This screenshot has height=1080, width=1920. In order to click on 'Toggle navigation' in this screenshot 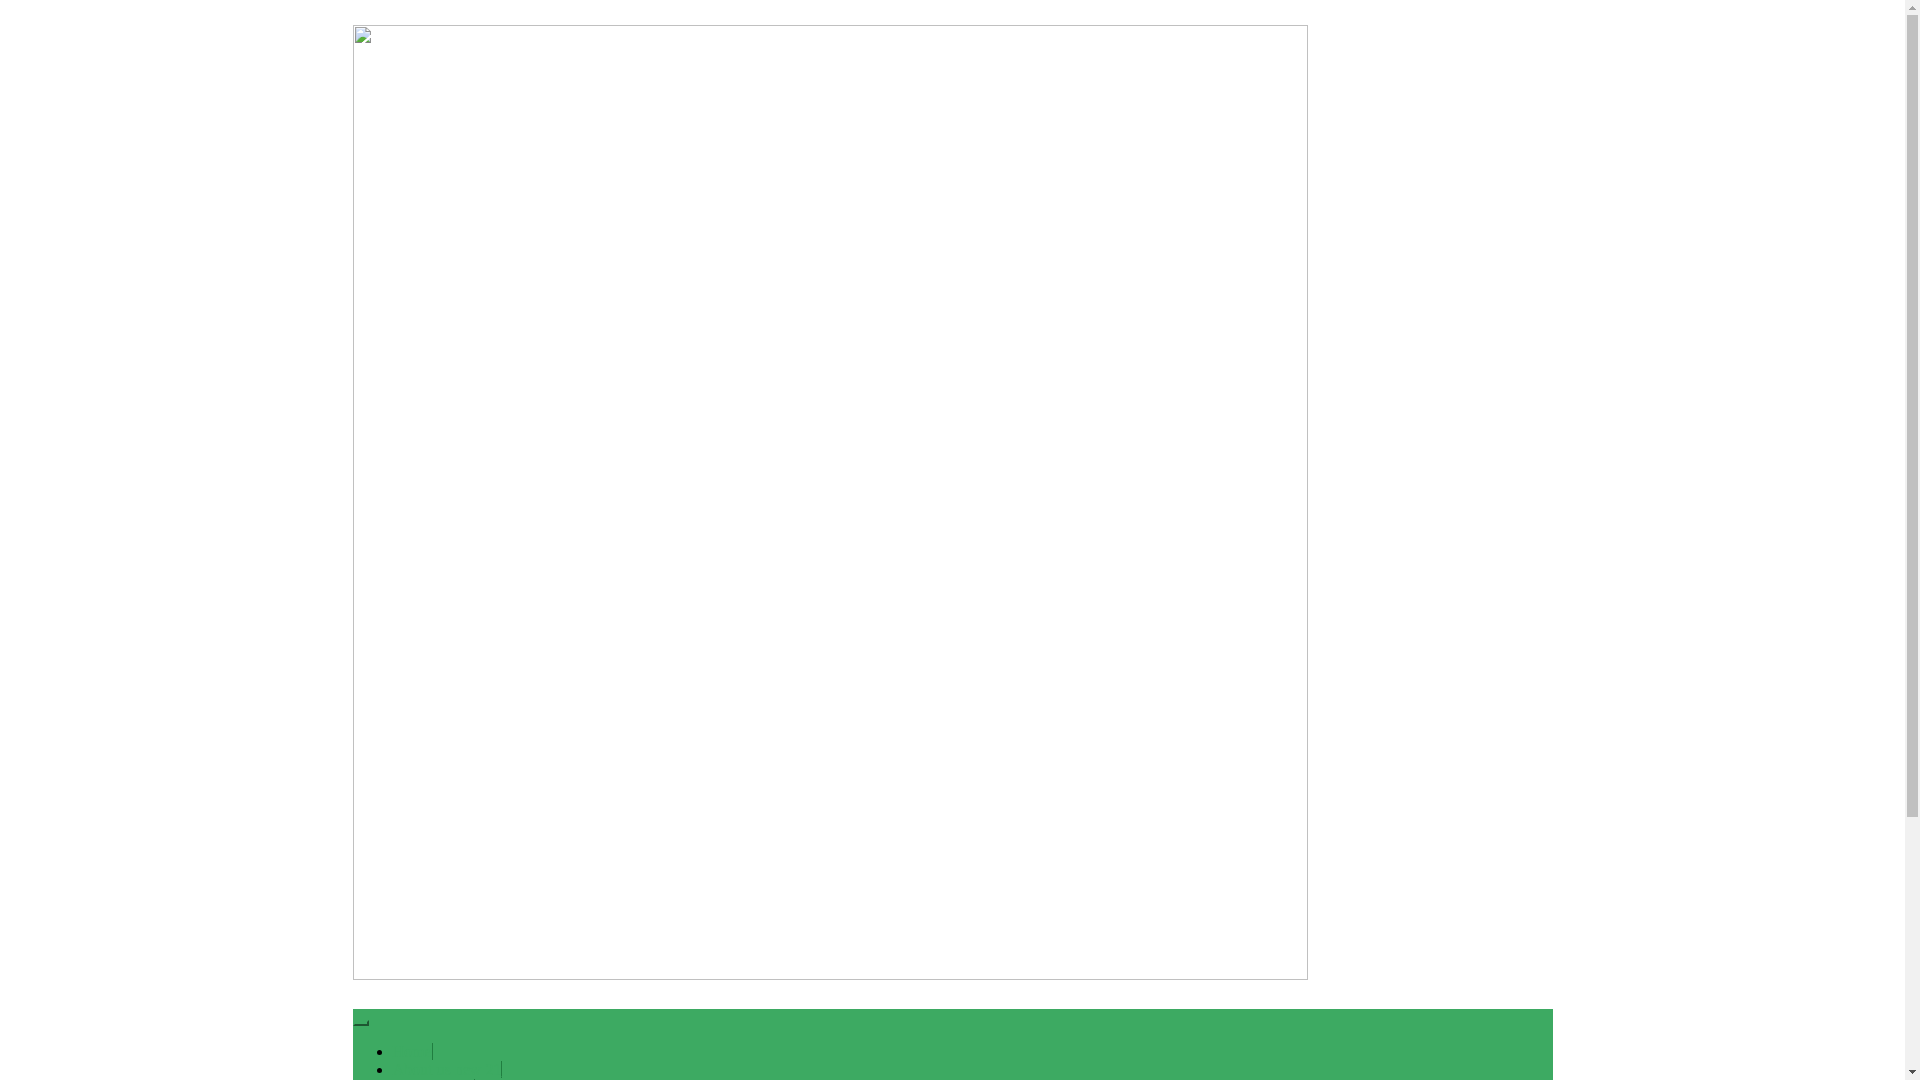, I will do `click(360, 1022)`.